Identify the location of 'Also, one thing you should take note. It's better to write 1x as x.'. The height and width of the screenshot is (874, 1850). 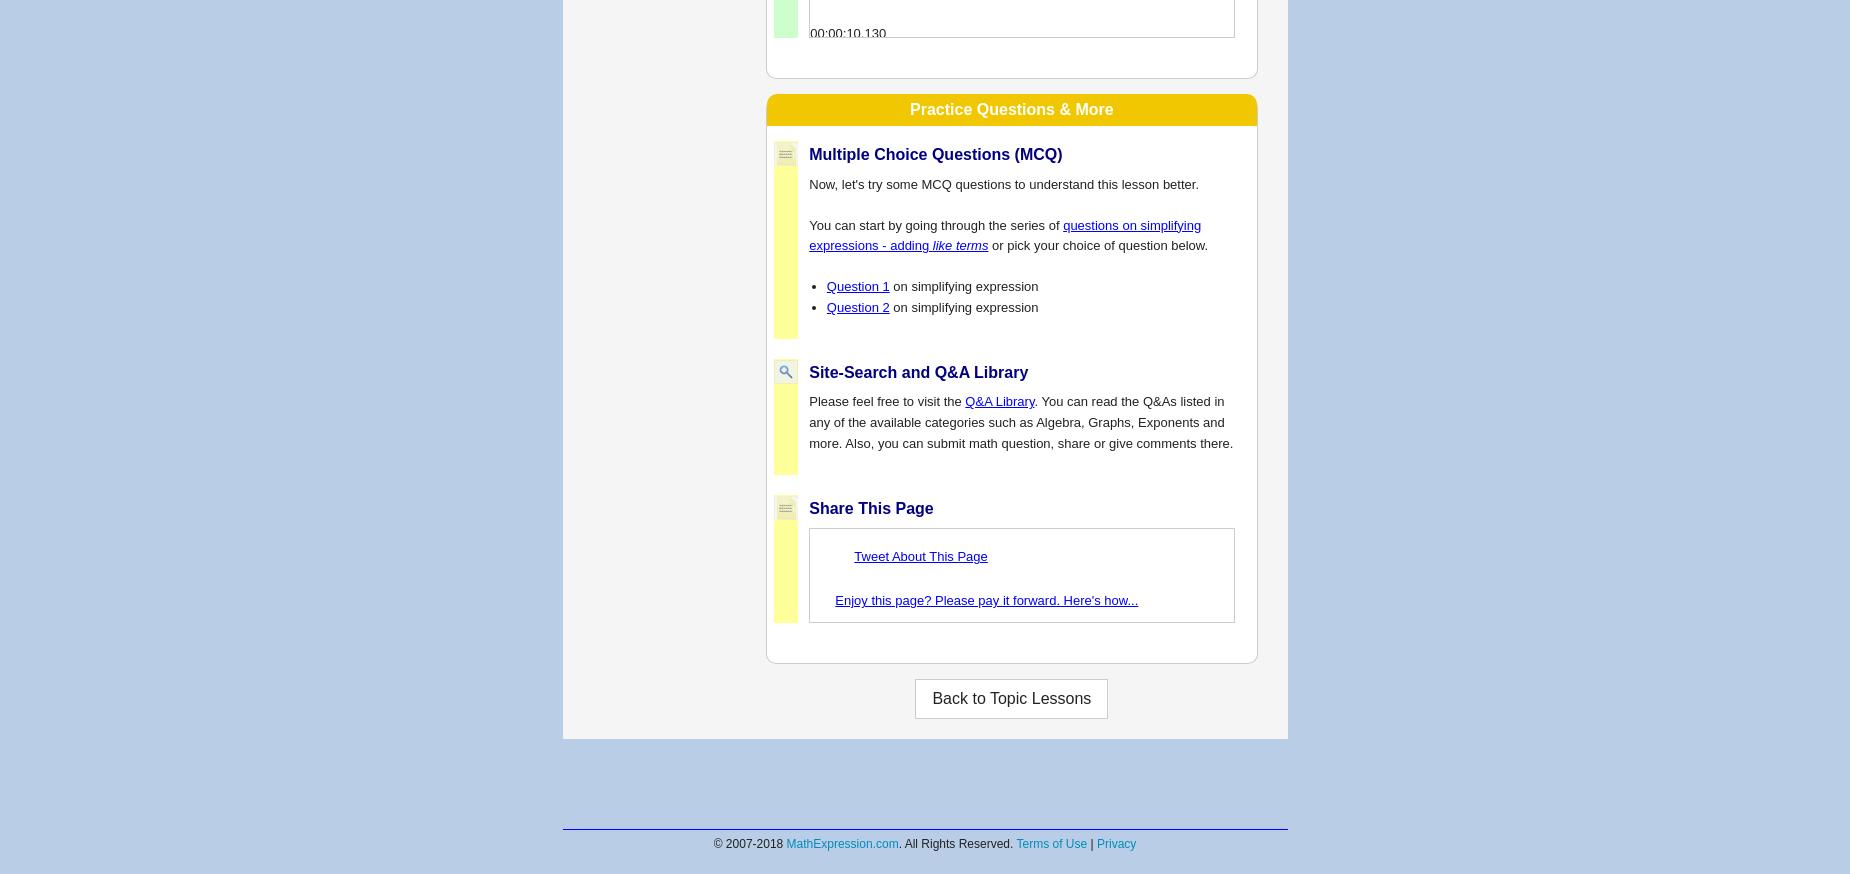
(990, 613).